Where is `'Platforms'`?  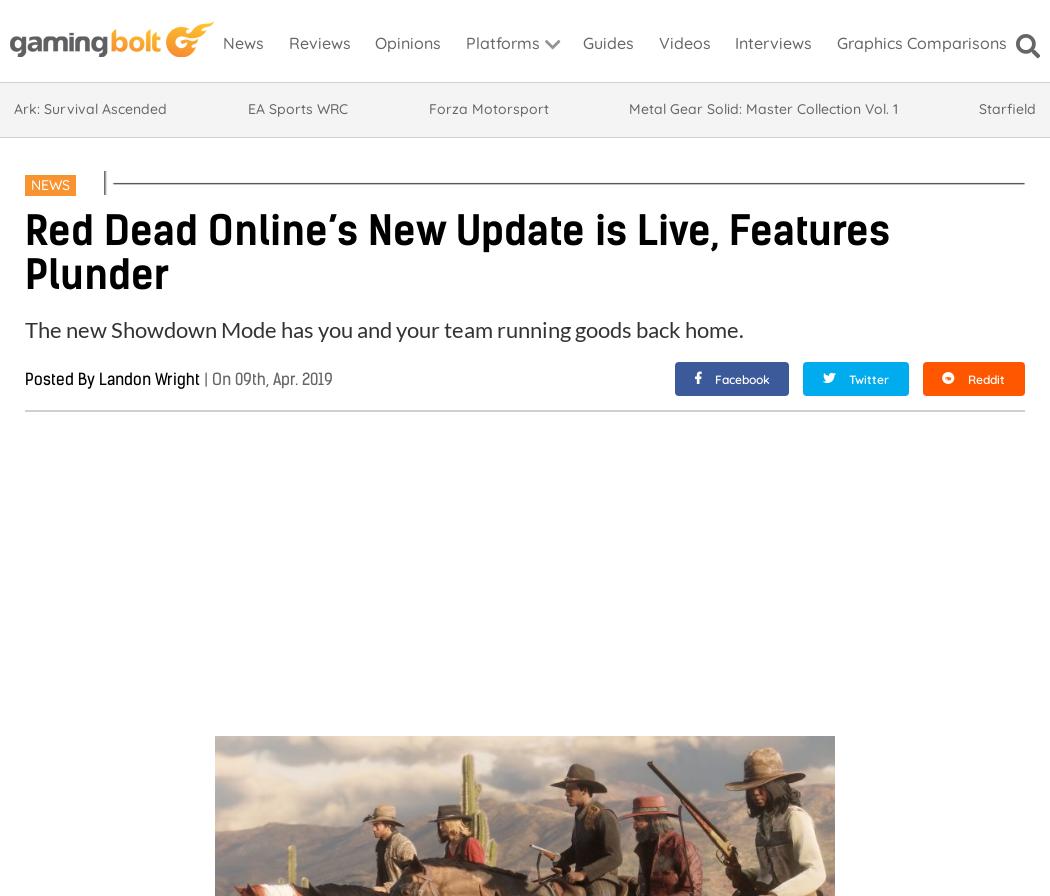 'Platforms' is located at coordinates (501, 43).